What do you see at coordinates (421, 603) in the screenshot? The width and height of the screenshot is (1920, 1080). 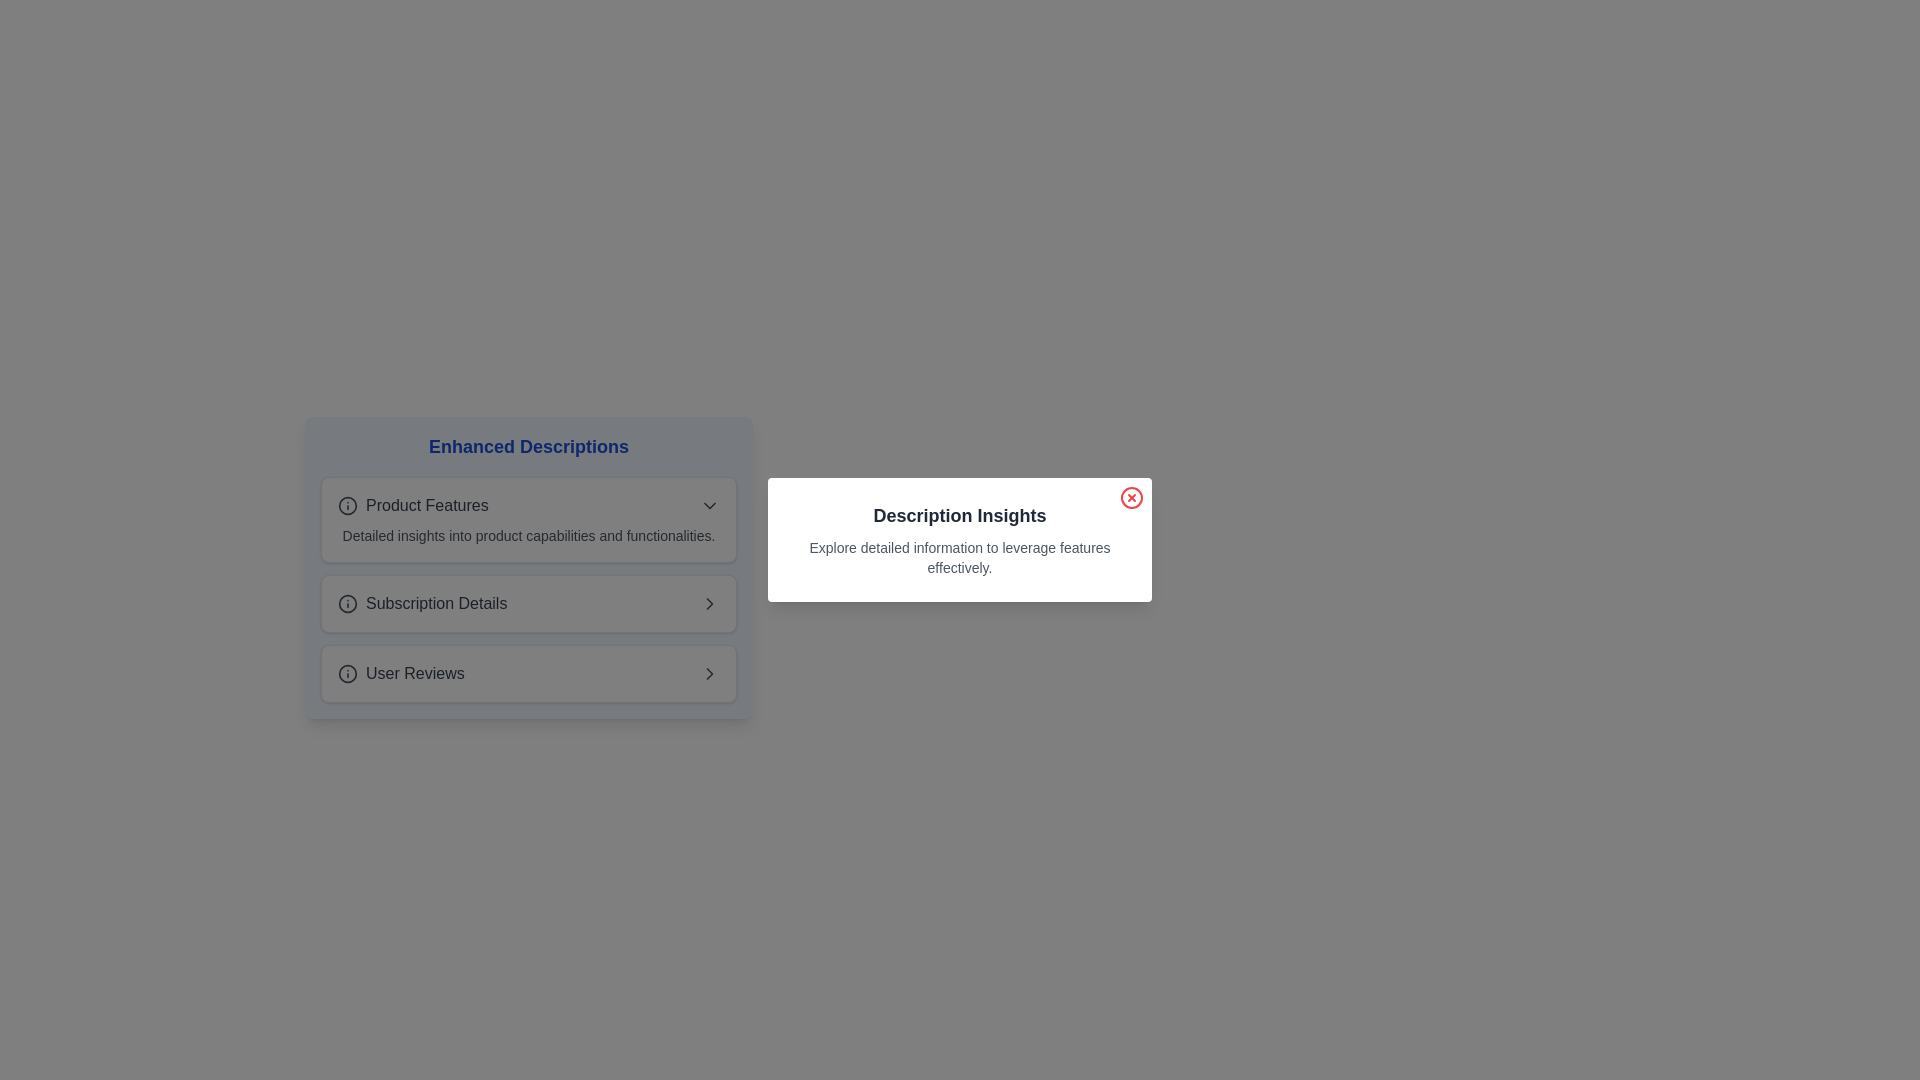 I see `the Static Text Label that indicates subscription details` at bounding box center [421, 603].